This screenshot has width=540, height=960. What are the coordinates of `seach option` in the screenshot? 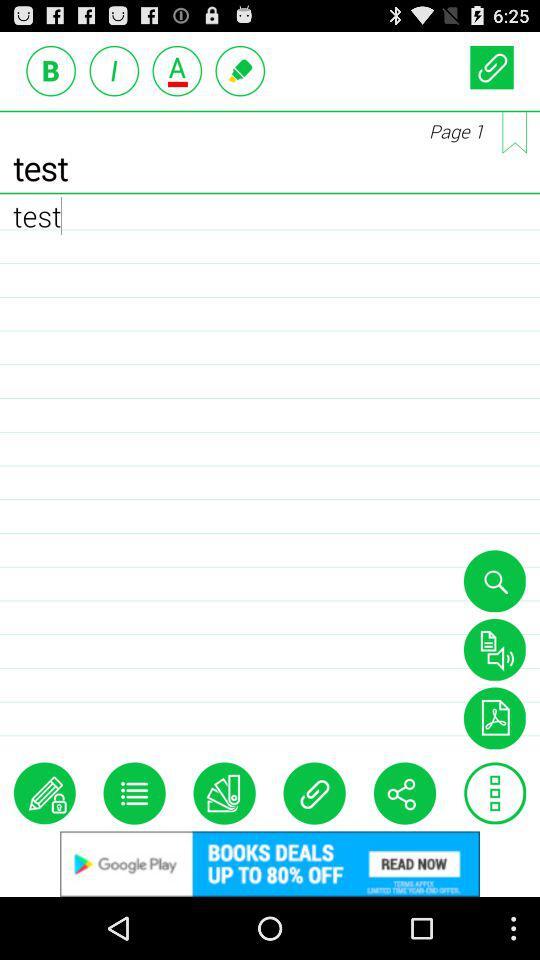 It's located at (493, 581).